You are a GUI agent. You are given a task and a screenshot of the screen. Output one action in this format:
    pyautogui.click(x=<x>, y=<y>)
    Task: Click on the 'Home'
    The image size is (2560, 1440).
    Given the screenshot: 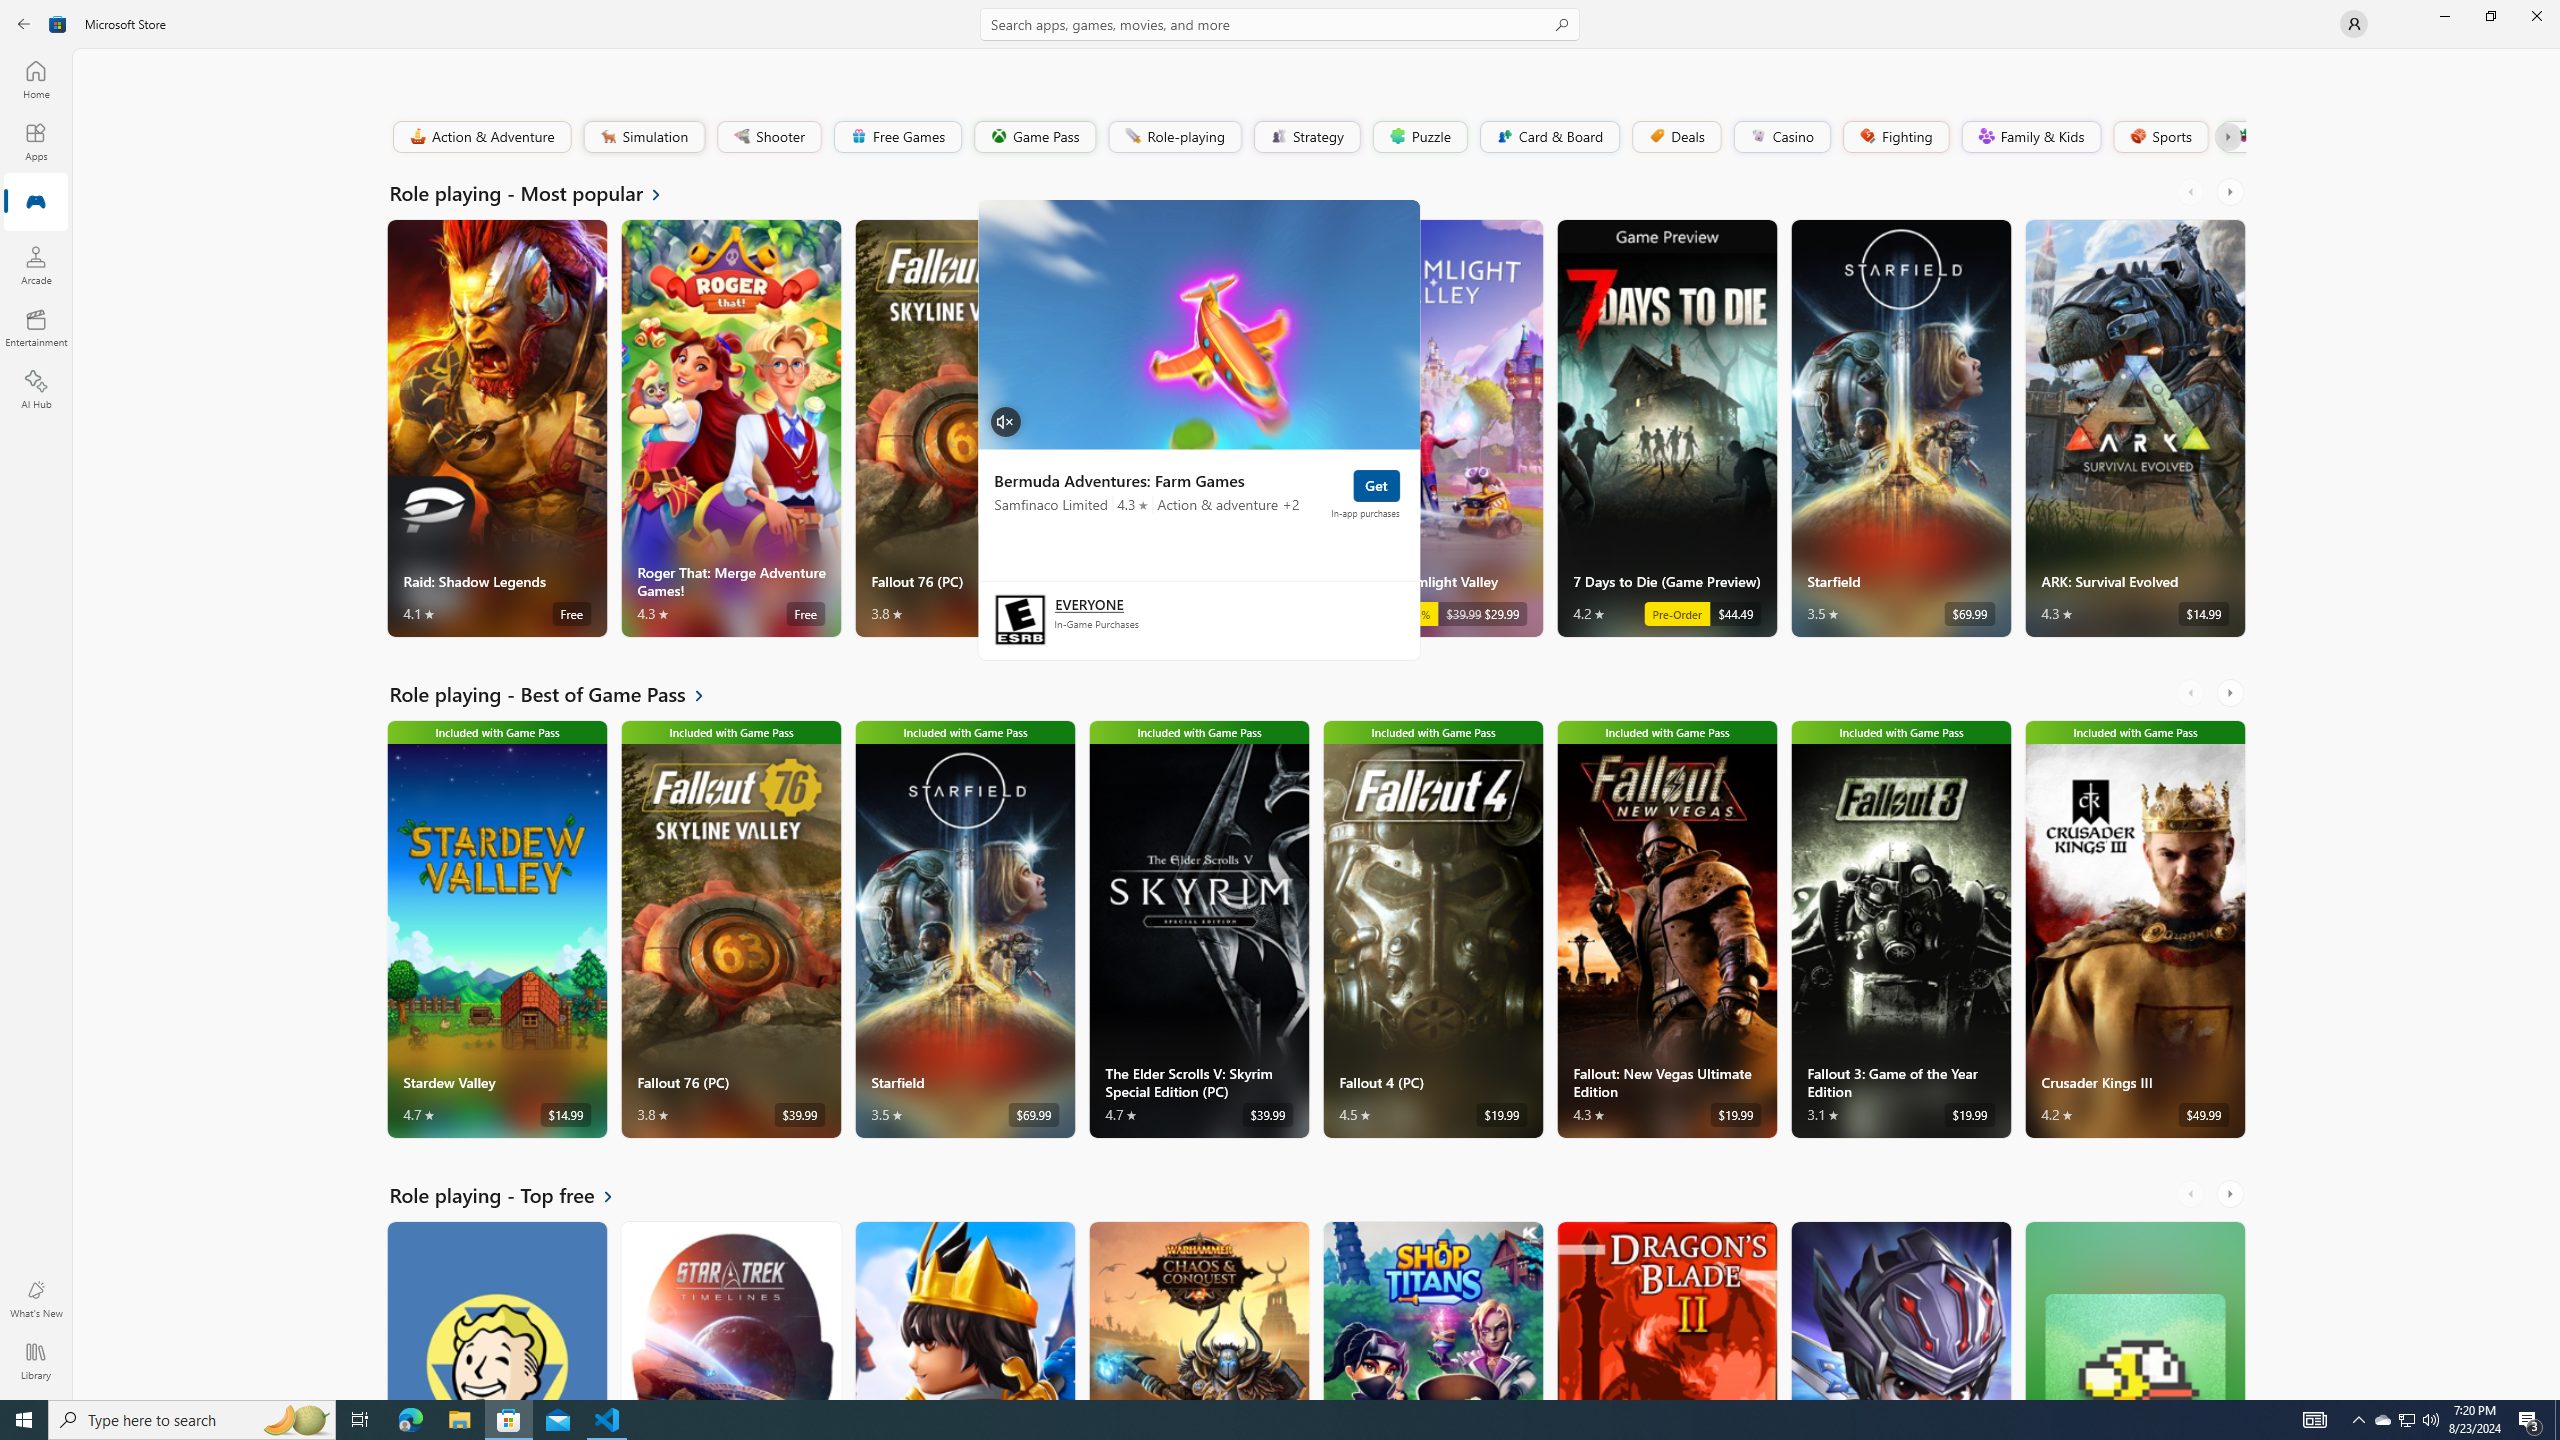 What is the action you would take?
    pyautogui.click(x=34, y=78)
    